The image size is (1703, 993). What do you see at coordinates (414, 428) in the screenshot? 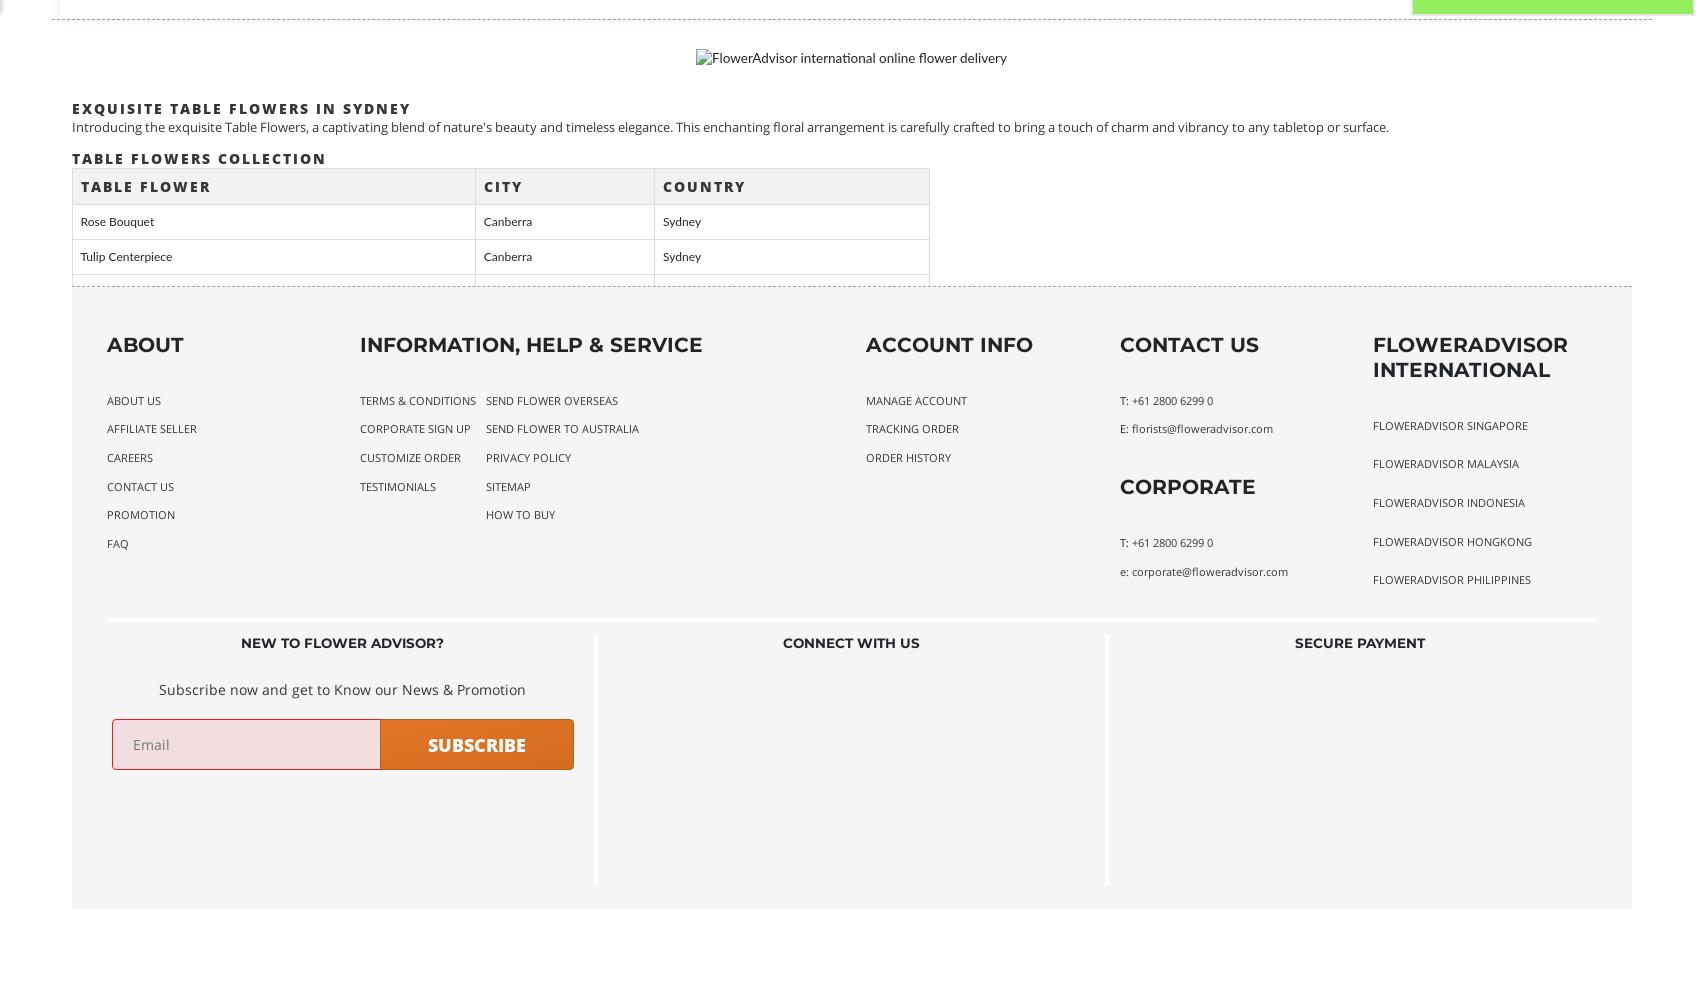
I see `'Corporate Sign Up'` at bounding box center [414, 428].